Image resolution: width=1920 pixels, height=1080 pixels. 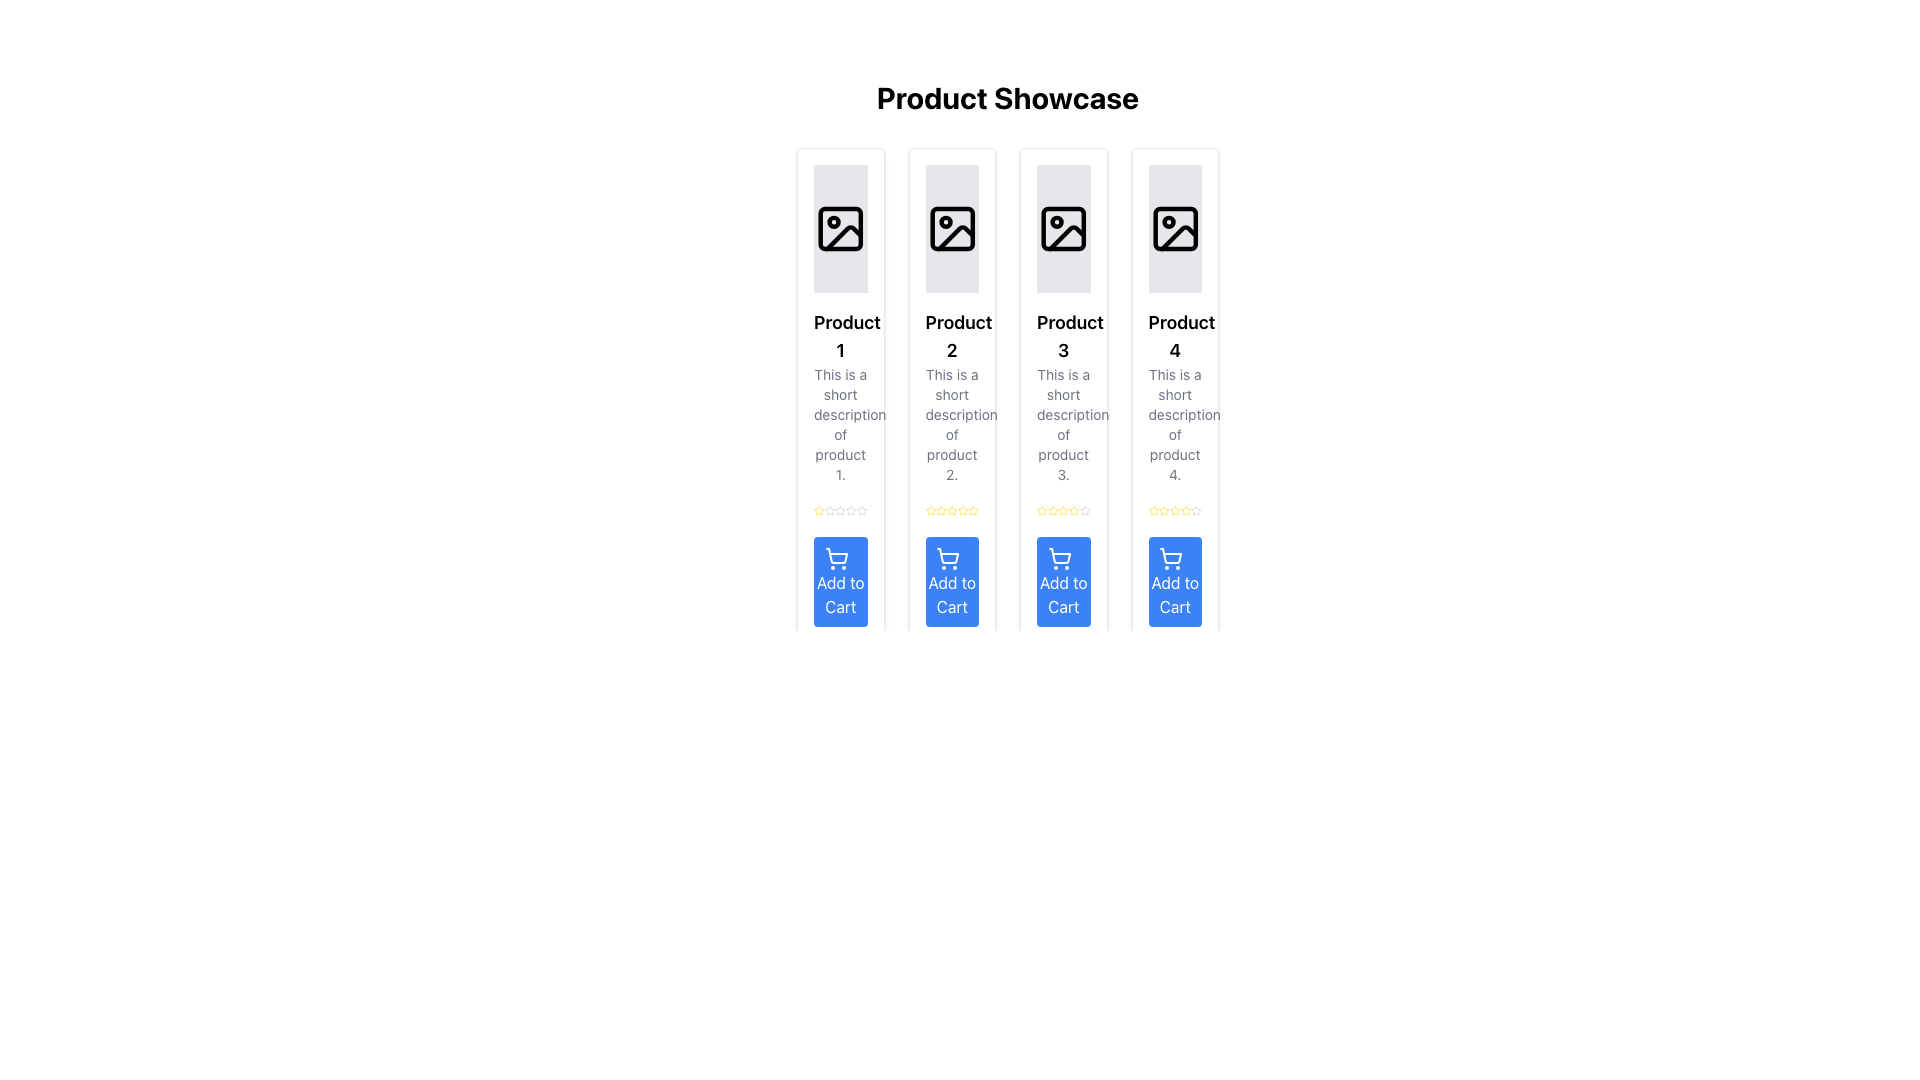 What do you see at coordinates (1058, 558) in the screenshot?
I see `the shopping cart icon within the 'Add to Cart' button, located below the product description in the third column of the product grid` at bounding box center [1058, 558].